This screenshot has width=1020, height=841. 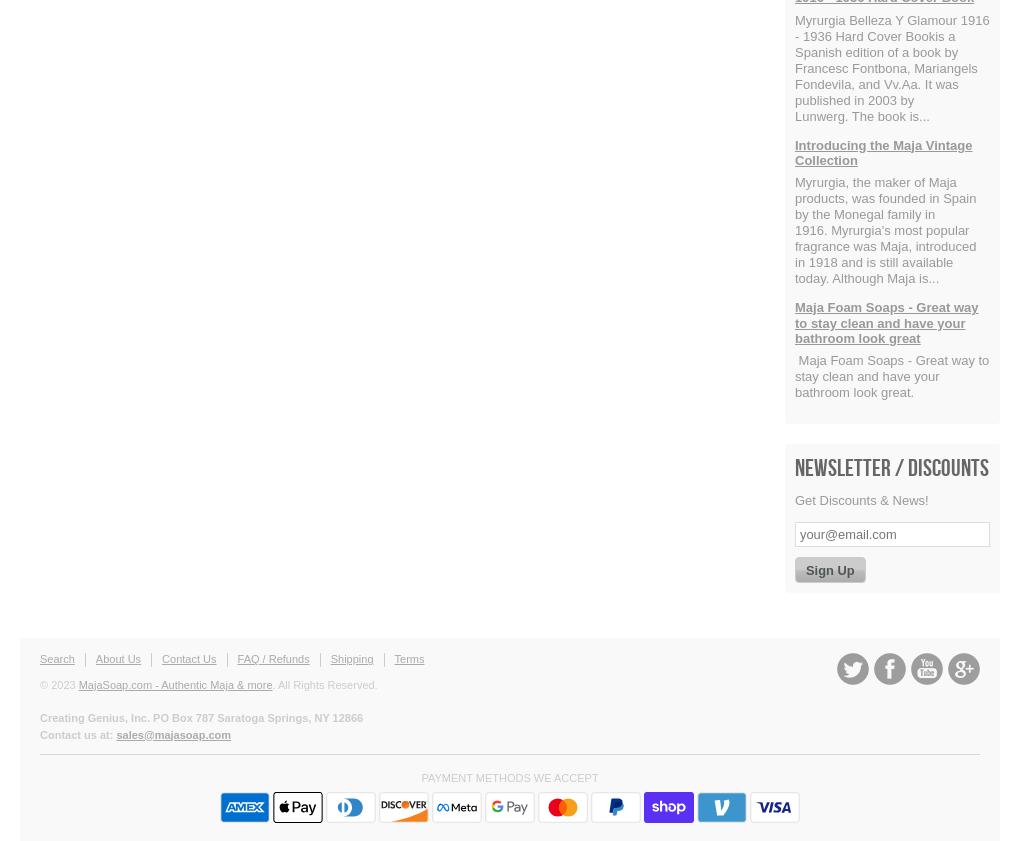 I want to click on 'Myrurgia, the maker of Maja products, was founded in Spain by the Monegal family in 1916. Myrurgia's most popular fragrance was Maja, introduced in 1918 and is still available today. Although Maja is...', so click(x=884, y=229).